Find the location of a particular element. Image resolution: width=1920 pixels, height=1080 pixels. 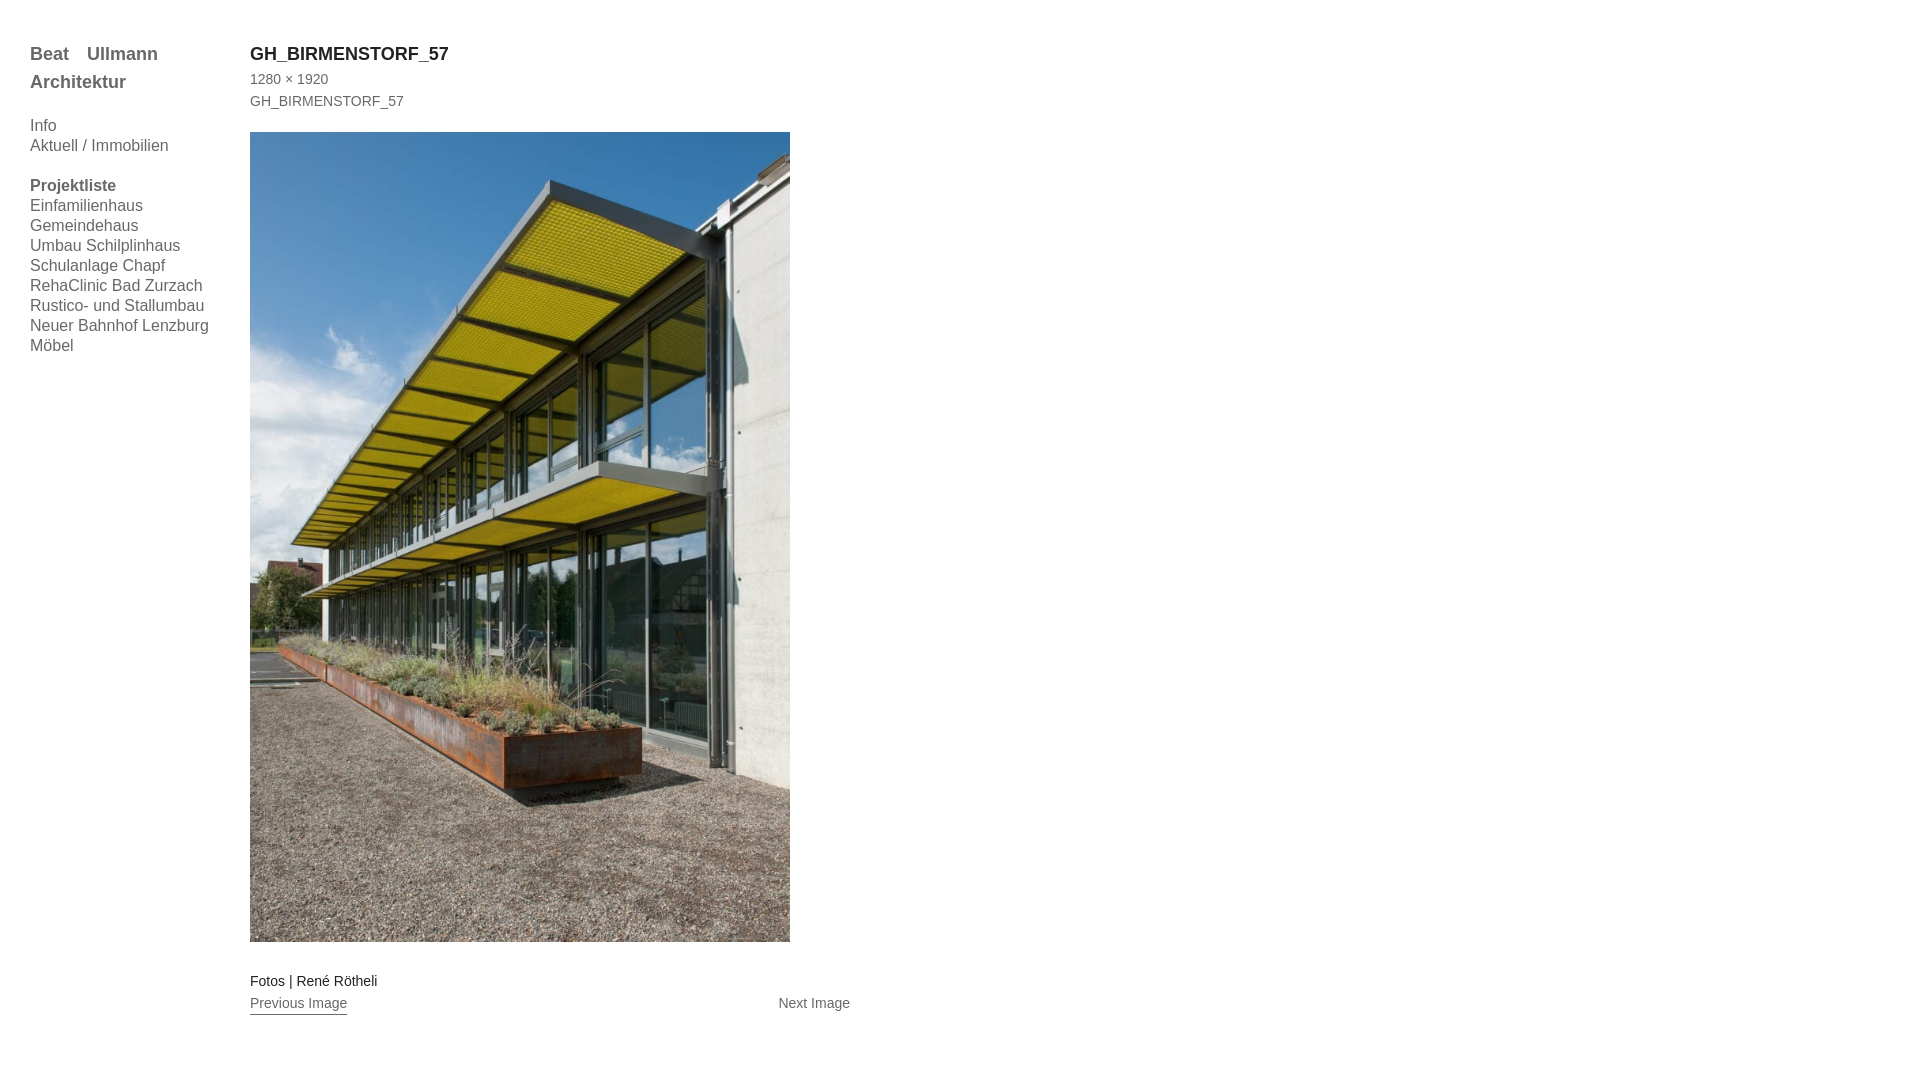

'Next Image' is located at coordinates (550, 1002).